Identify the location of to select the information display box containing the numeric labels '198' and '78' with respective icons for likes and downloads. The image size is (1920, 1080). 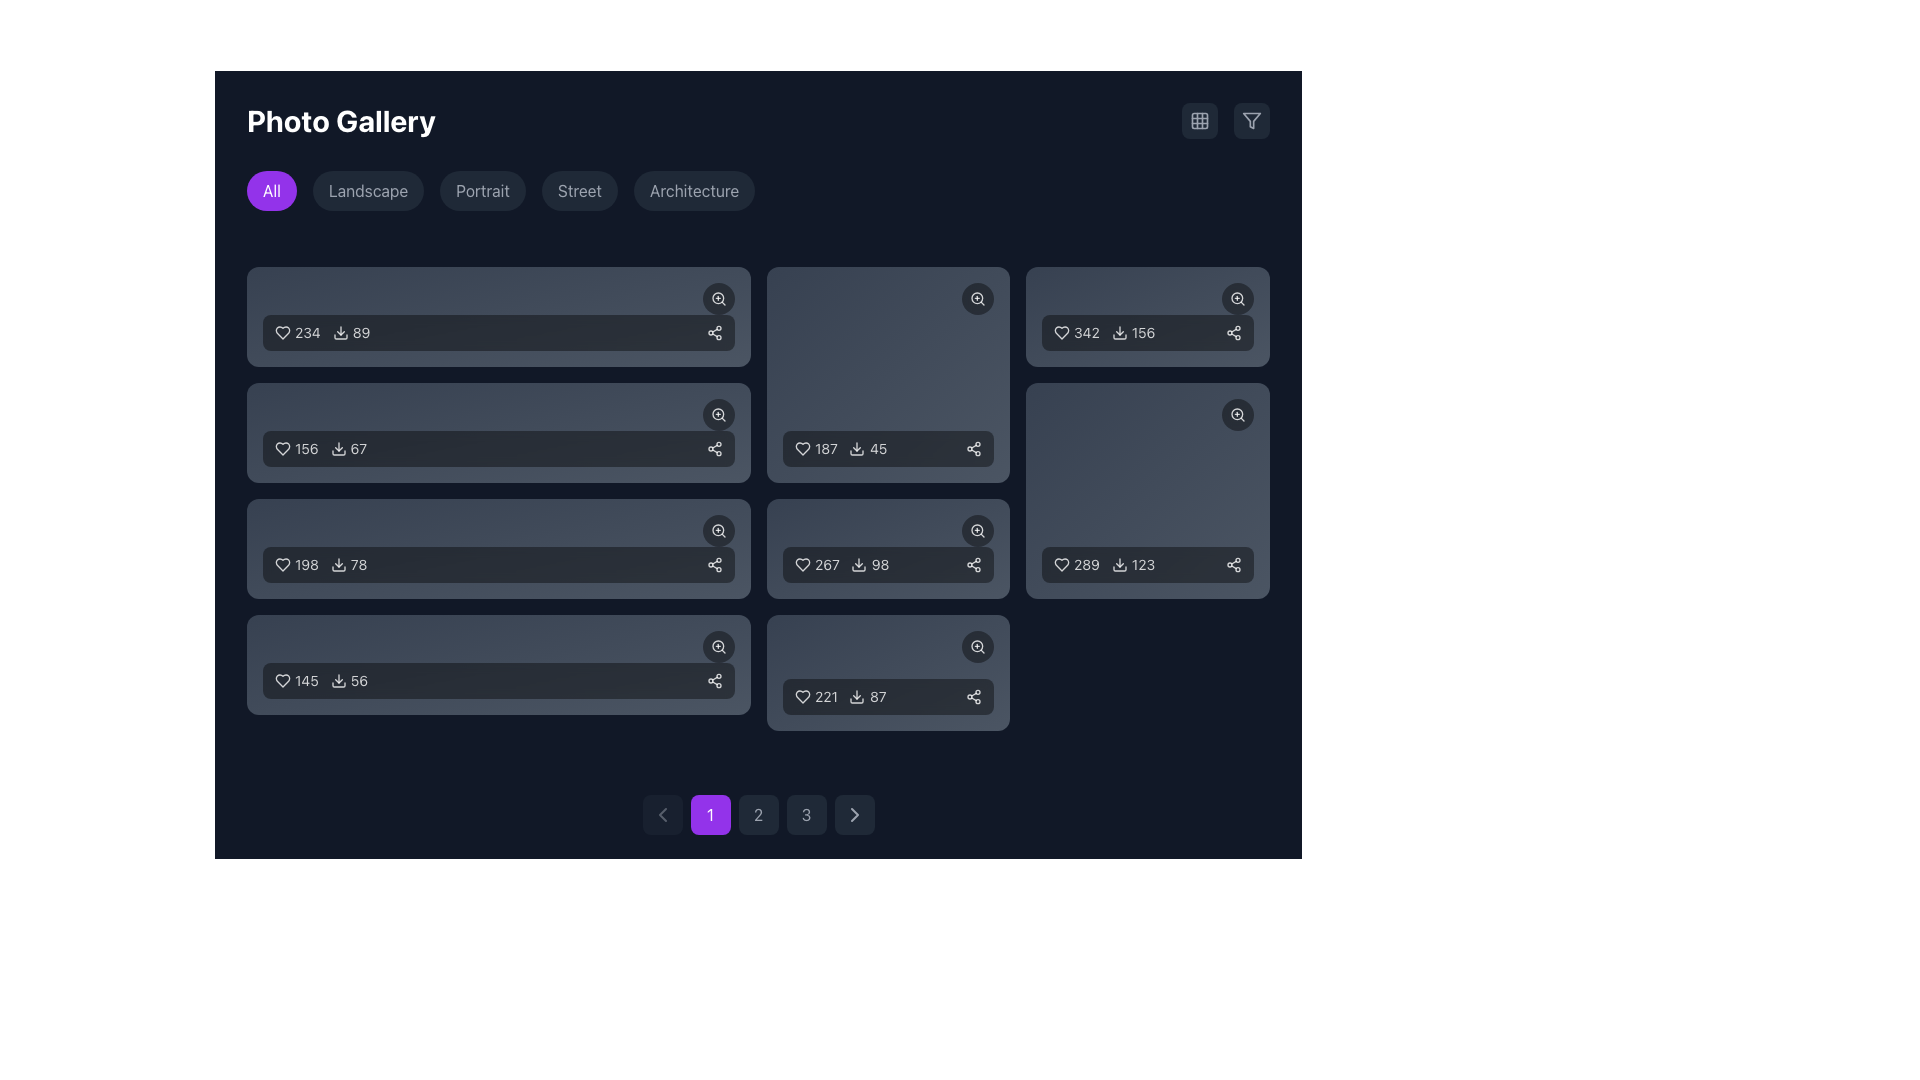
(498, 564).